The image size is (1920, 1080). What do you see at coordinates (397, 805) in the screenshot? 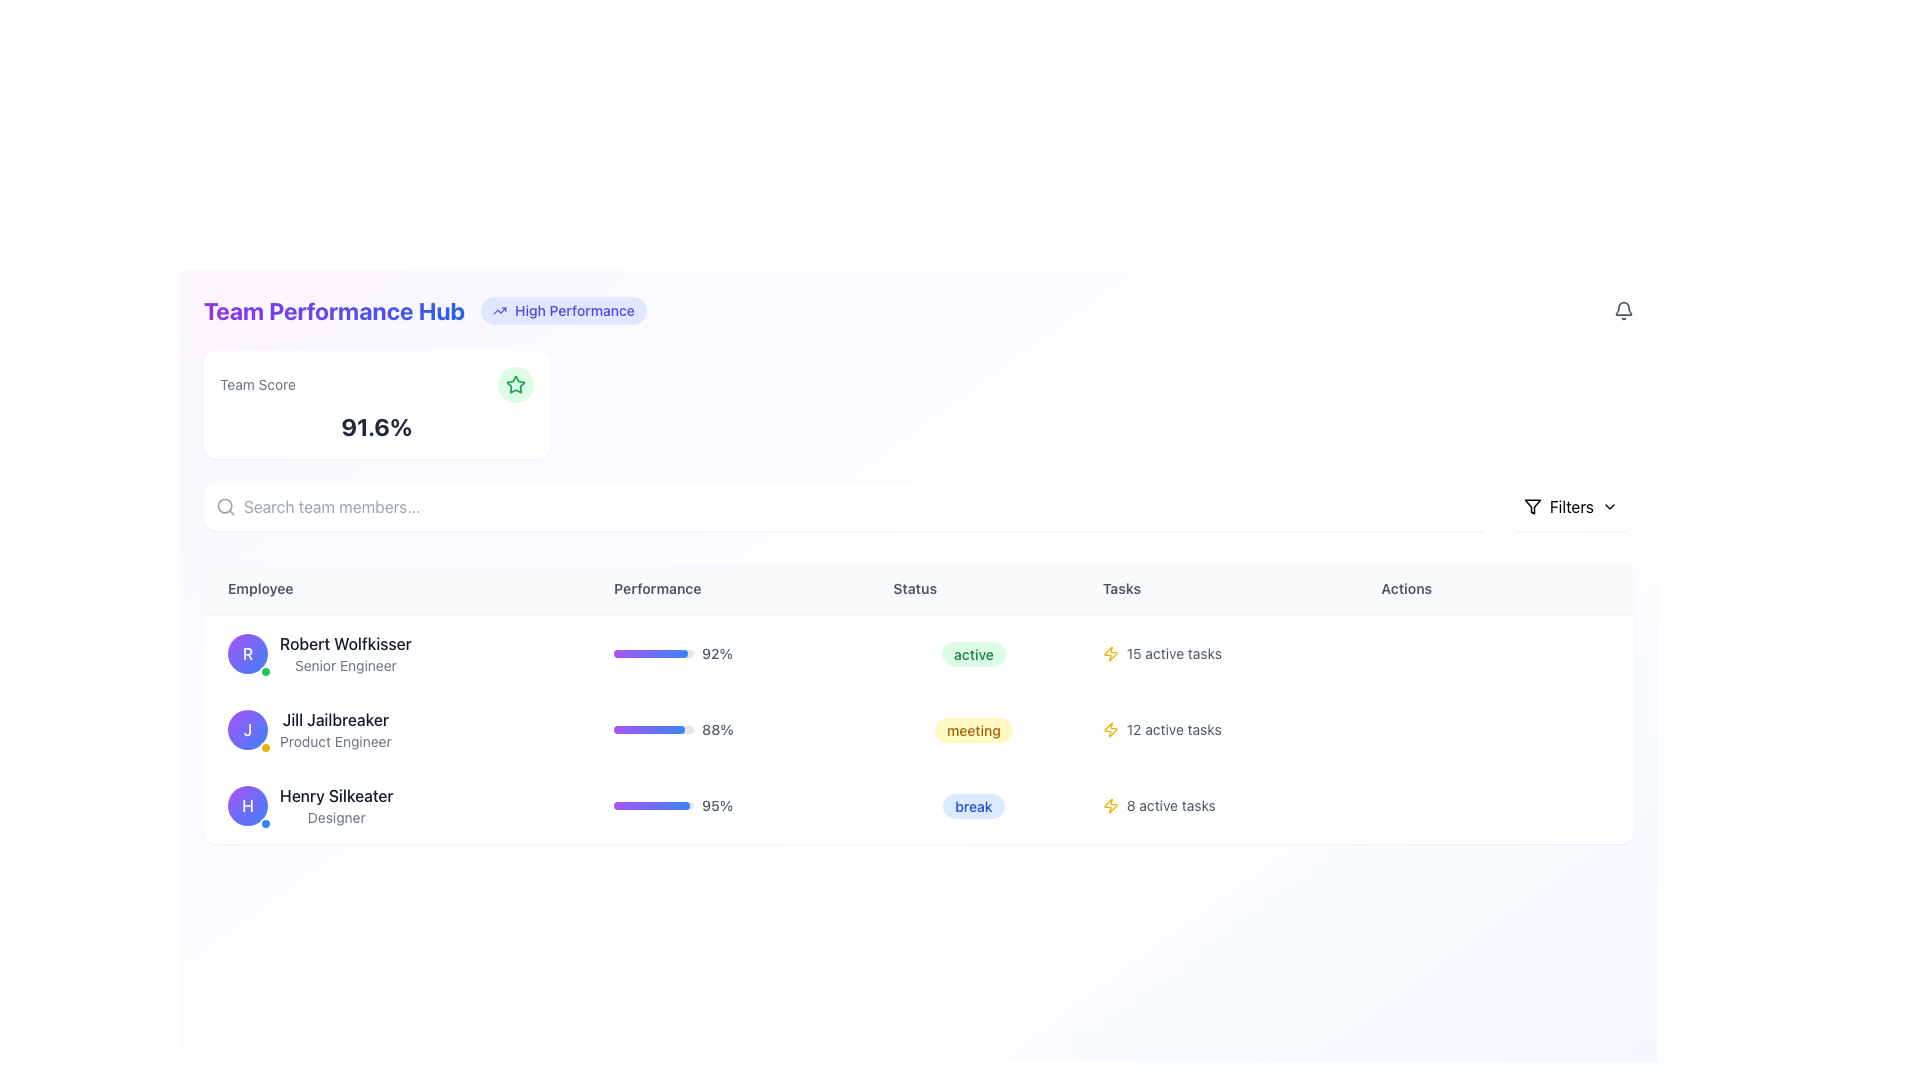
I see `the Profile information display for 'Henry Silkeater', which includes the name in bold black font and a circular avatar with a purple gradient background` at bounding box center [397, 805].